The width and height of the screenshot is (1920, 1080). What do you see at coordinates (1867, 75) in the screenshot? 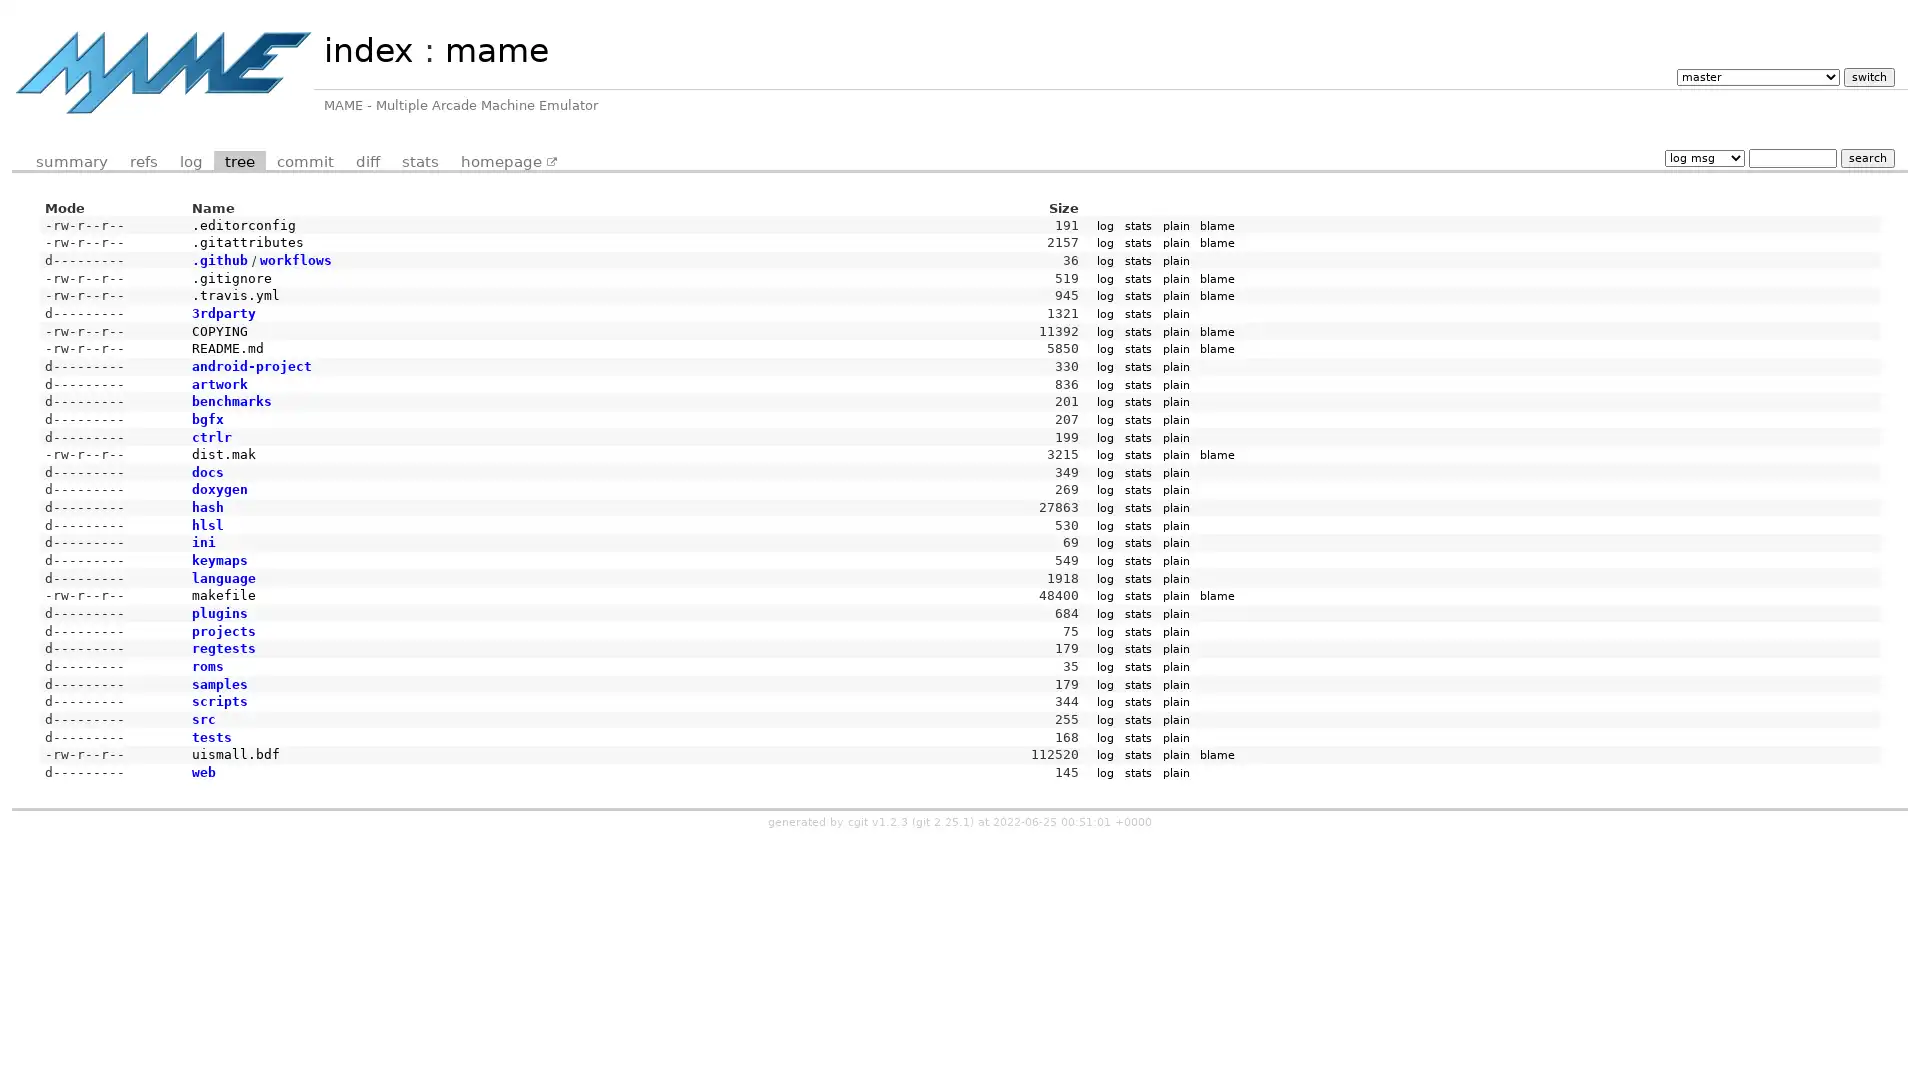
I see `switch` at bounding box center [1867, 75].